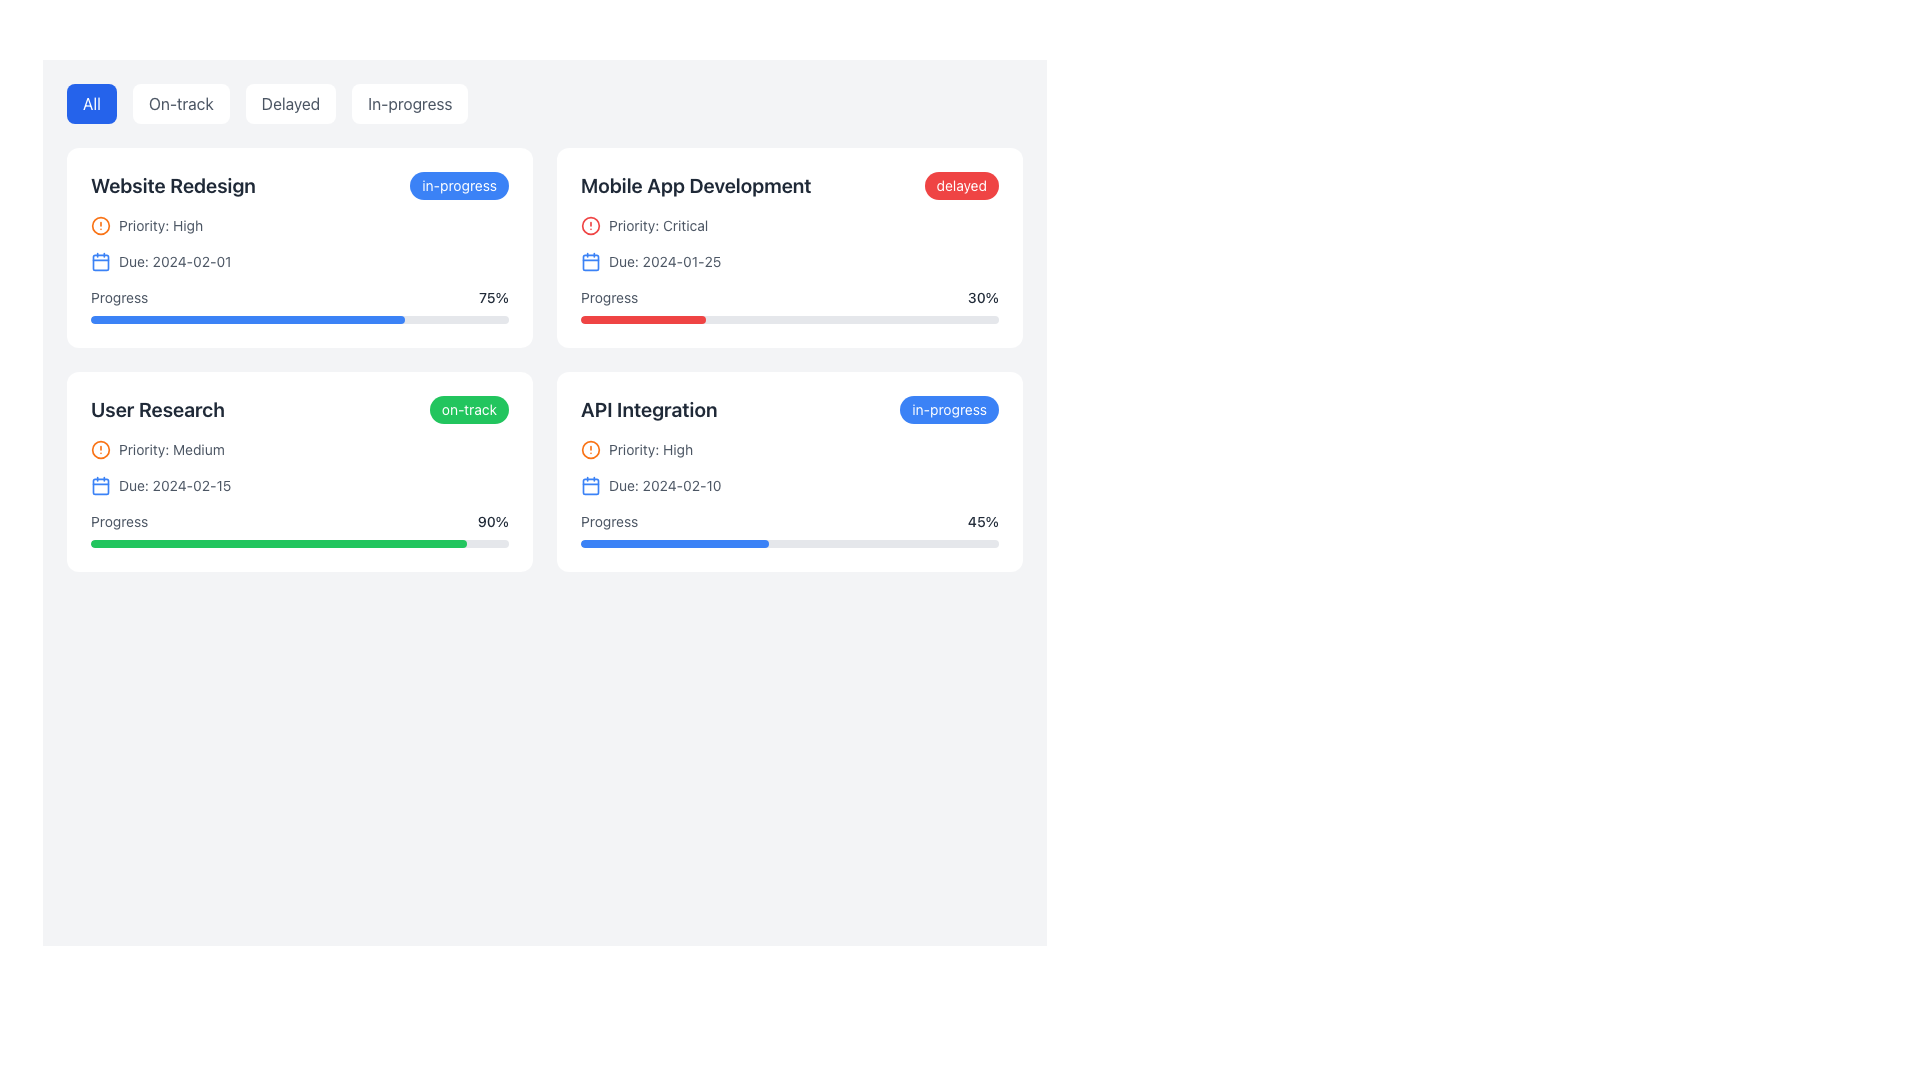 The width and height of the screenshot is (1920, 1080). I want to click on visual progress of the progress indicator bar associated with the task labeled 'Website Redesign', which is filled up to 75% and is located below the 'Progress' text, so click(298, 305).